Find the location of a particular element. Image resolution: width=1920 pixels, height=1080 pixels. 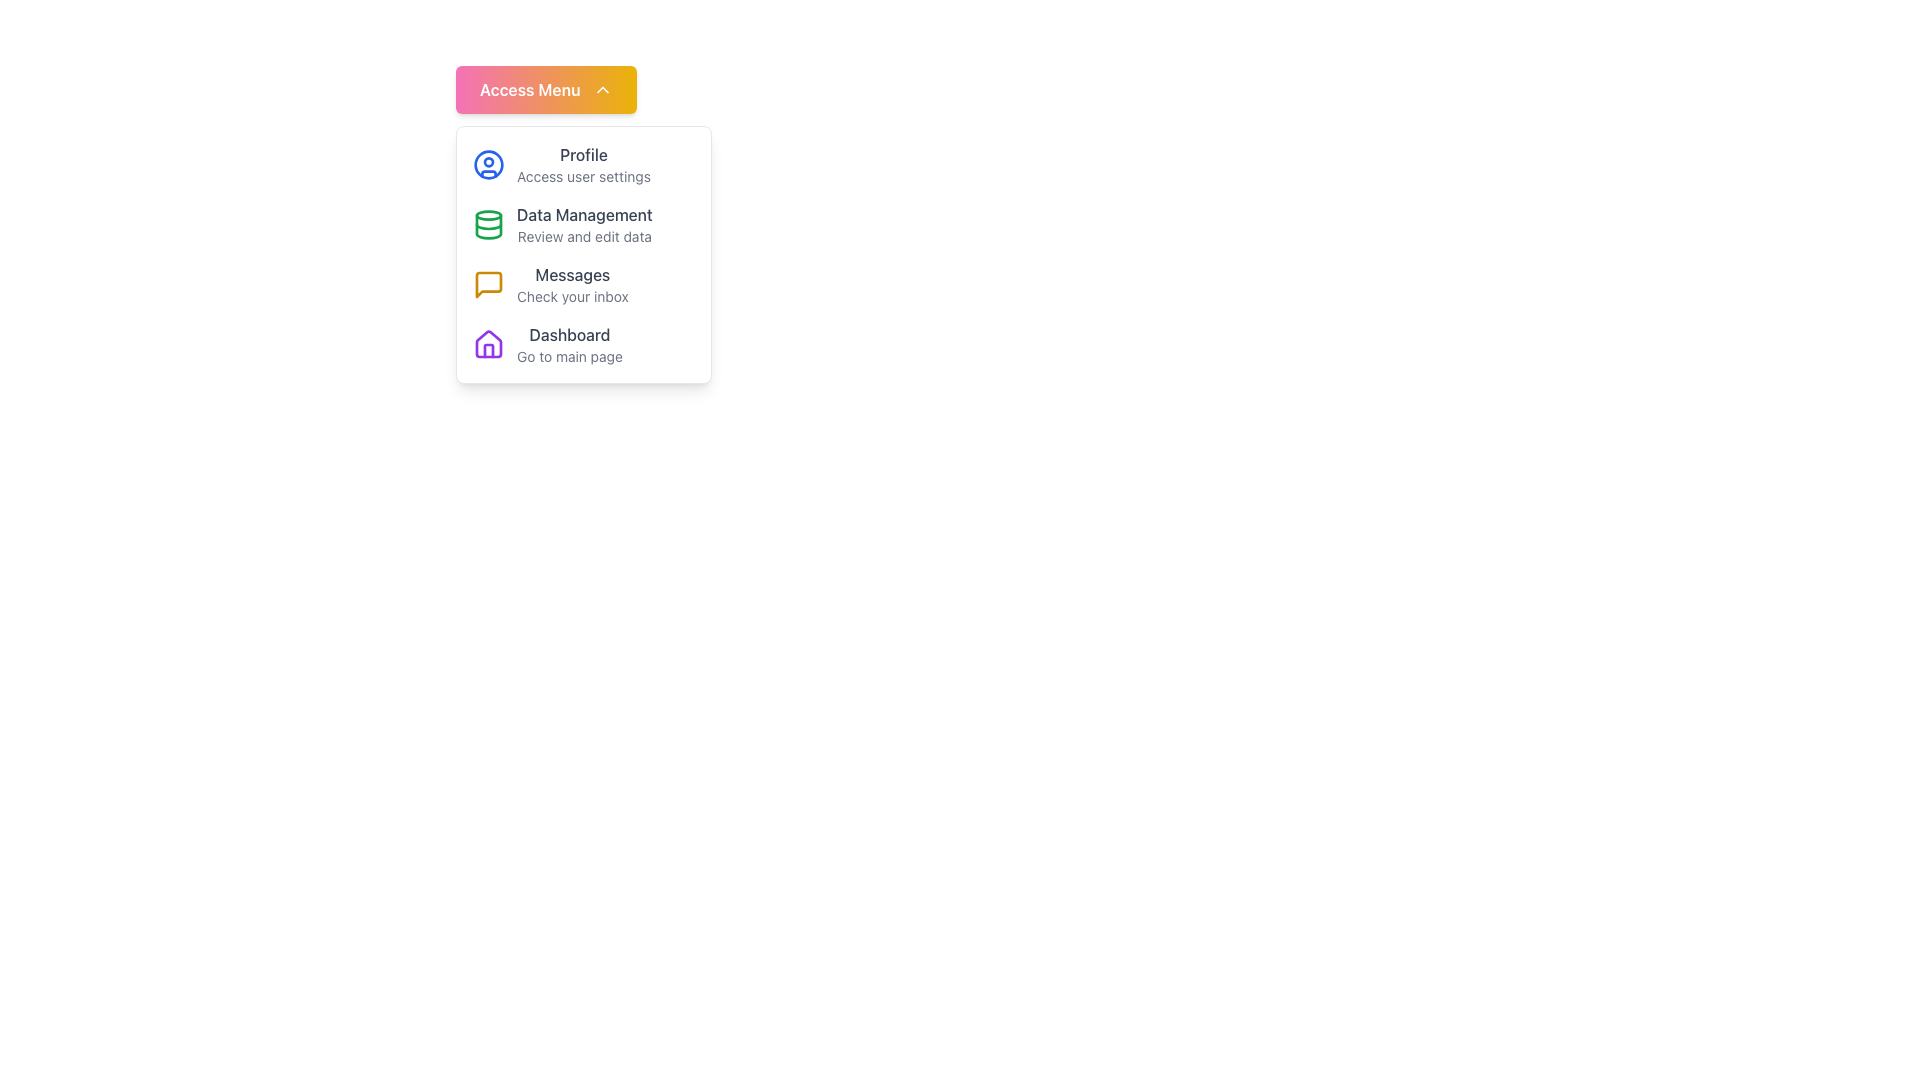

the 'Data Management' menu item in the dropdown menu is located at coordinates (583, 224).